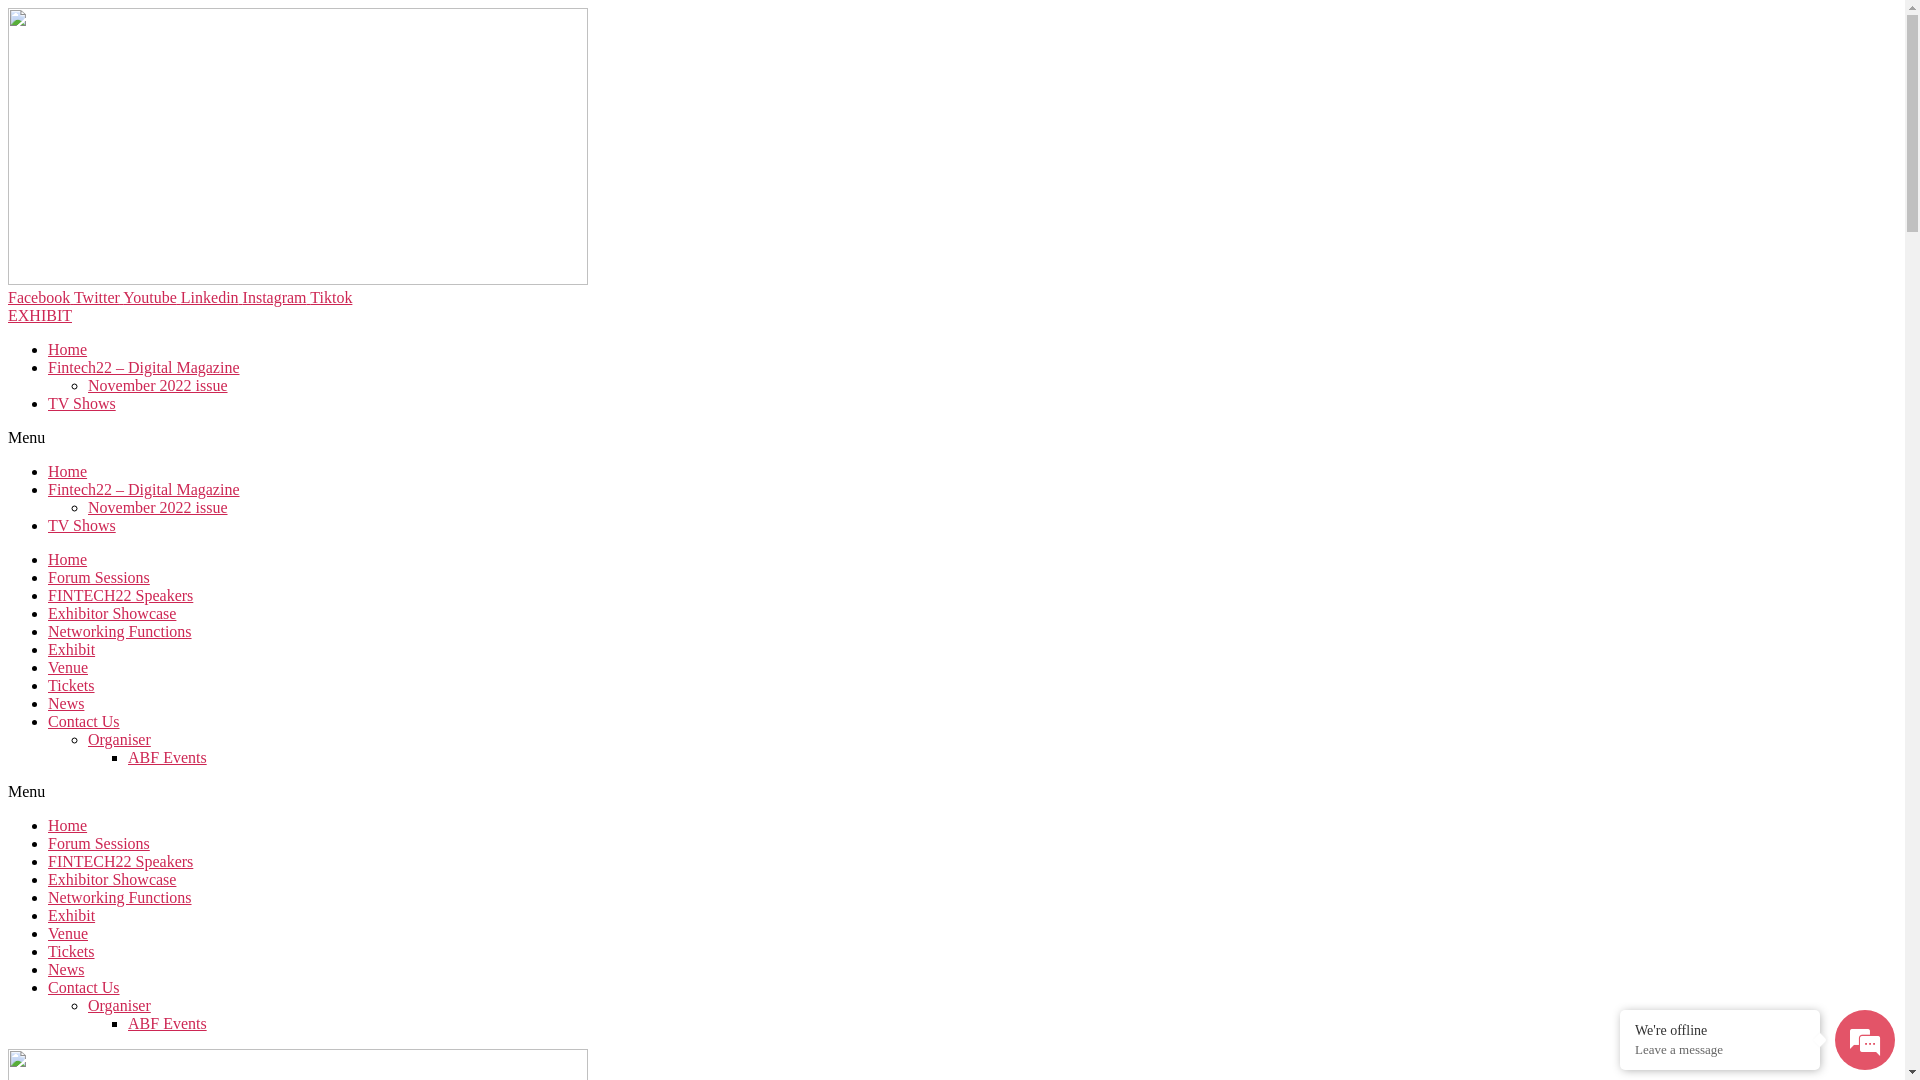  Describe the element at coordinates (80, 403) in the screenshot. I see `'TV Shows'` at that location.